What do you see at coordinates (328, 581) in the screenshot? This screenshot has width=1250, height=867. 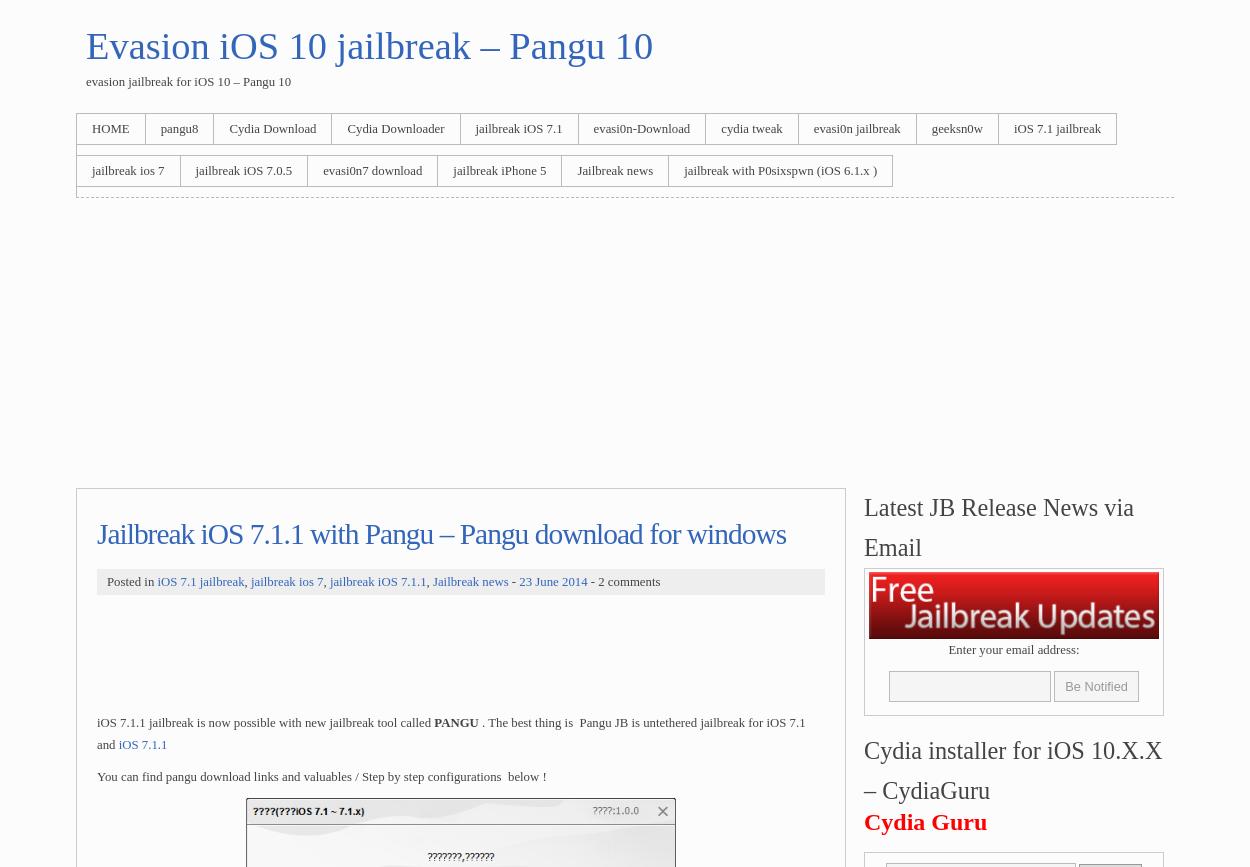 I see `'jailbreak iOS 7.1.1'` at bounding box center [328, 581].